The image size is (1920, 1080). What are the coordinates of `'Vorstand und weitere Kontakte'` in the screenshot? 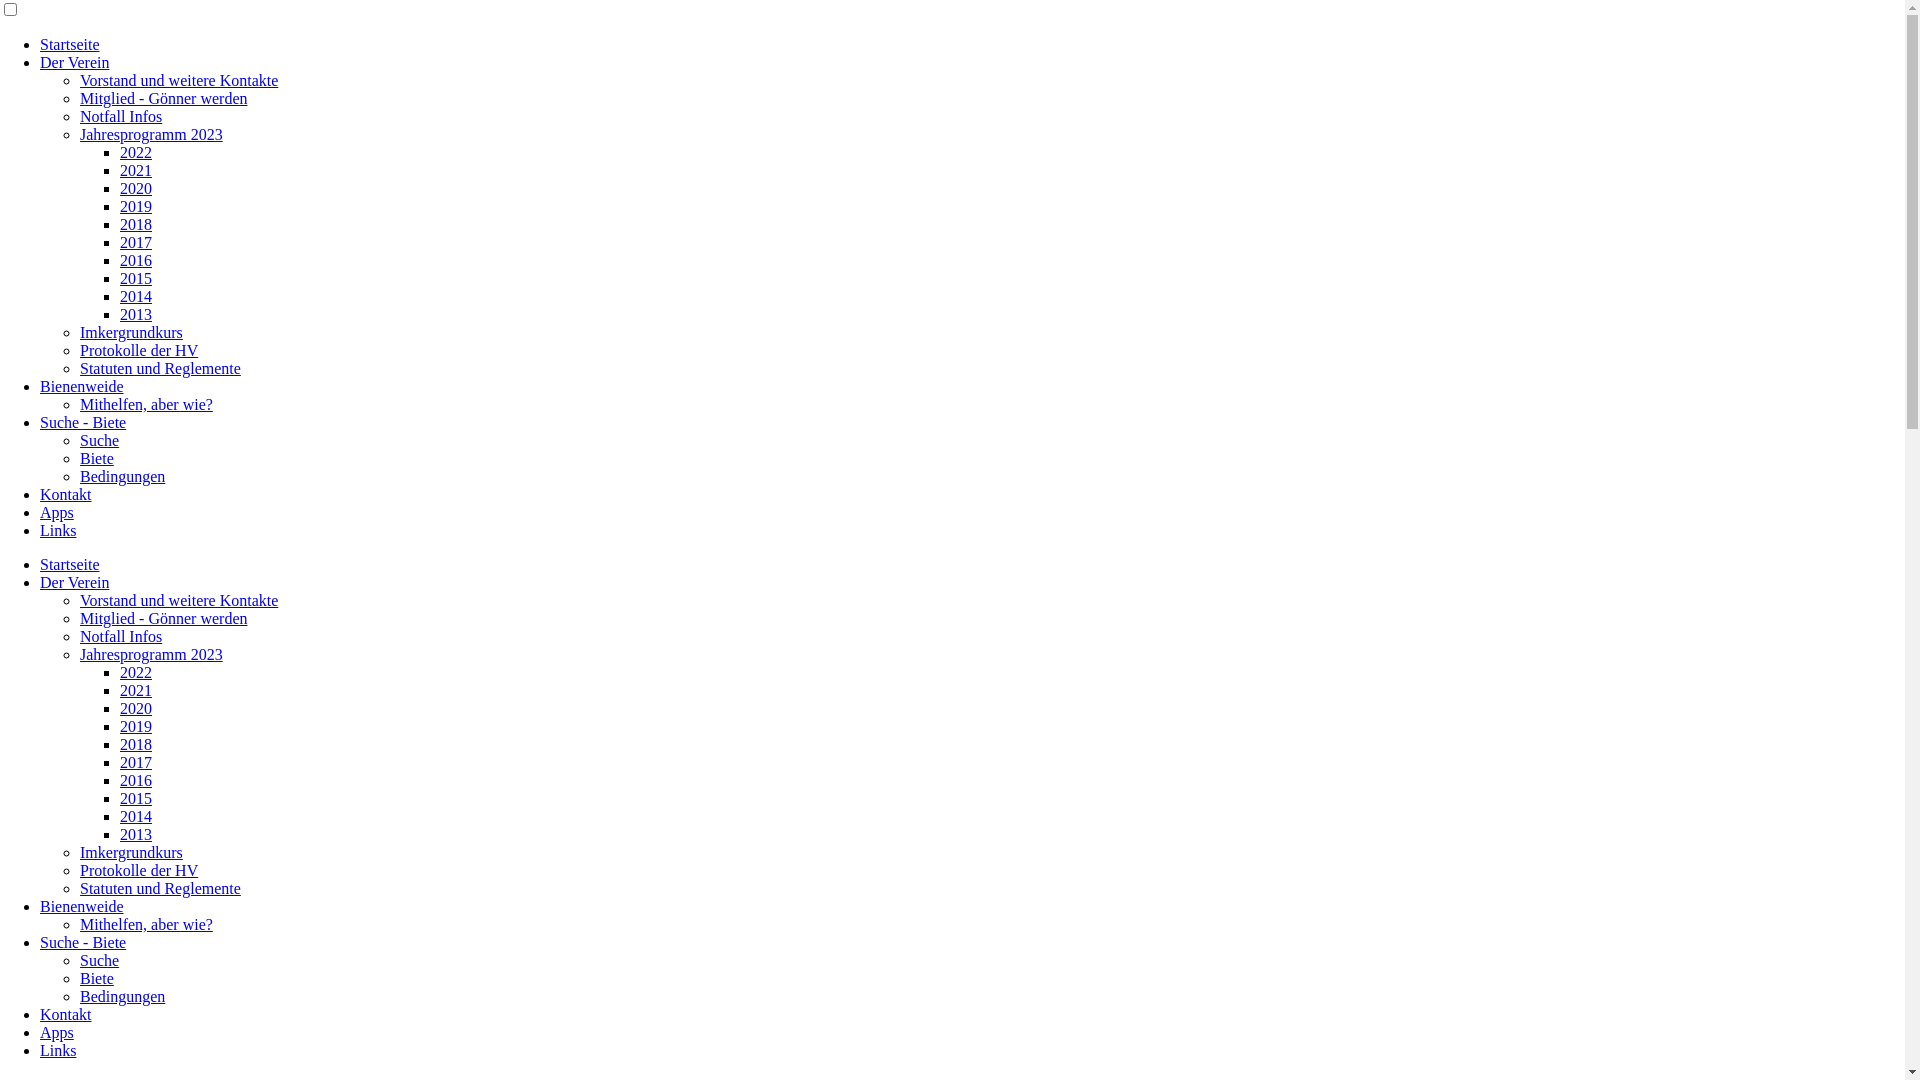 It's located at (178, 599).